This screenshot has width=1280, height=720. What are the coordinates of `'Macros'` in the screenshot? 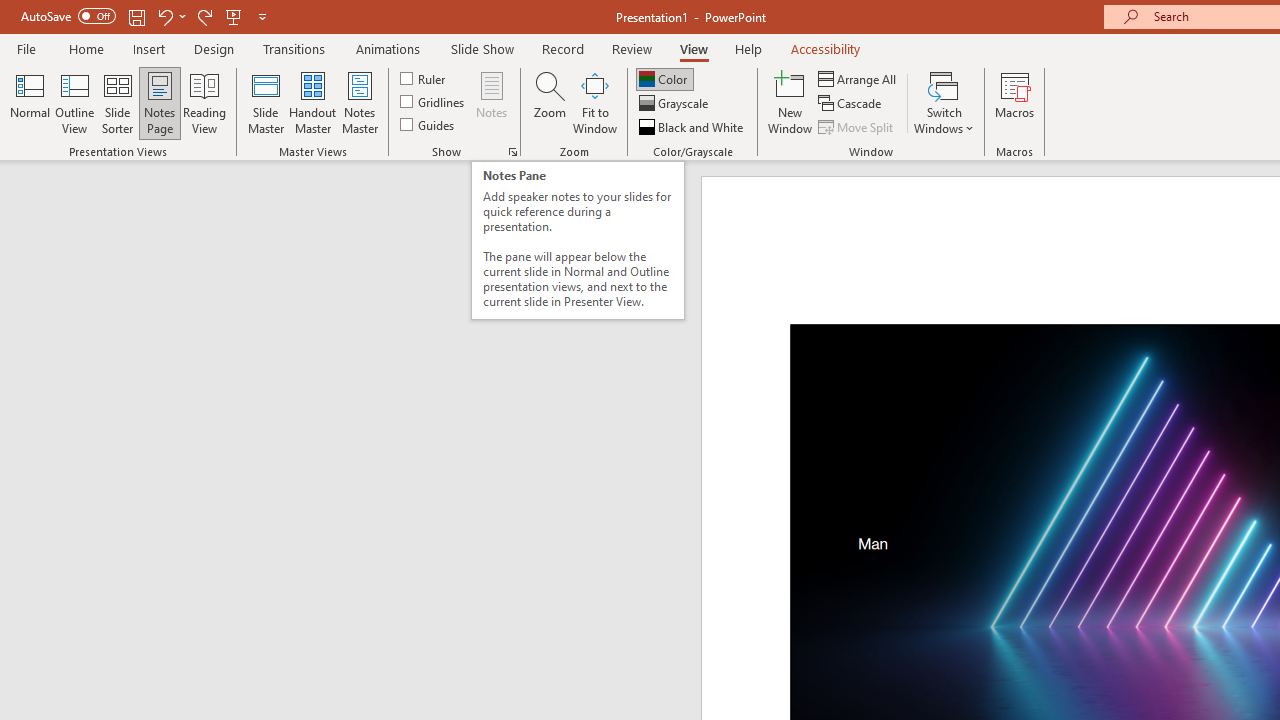 It's located at (1015, 103).